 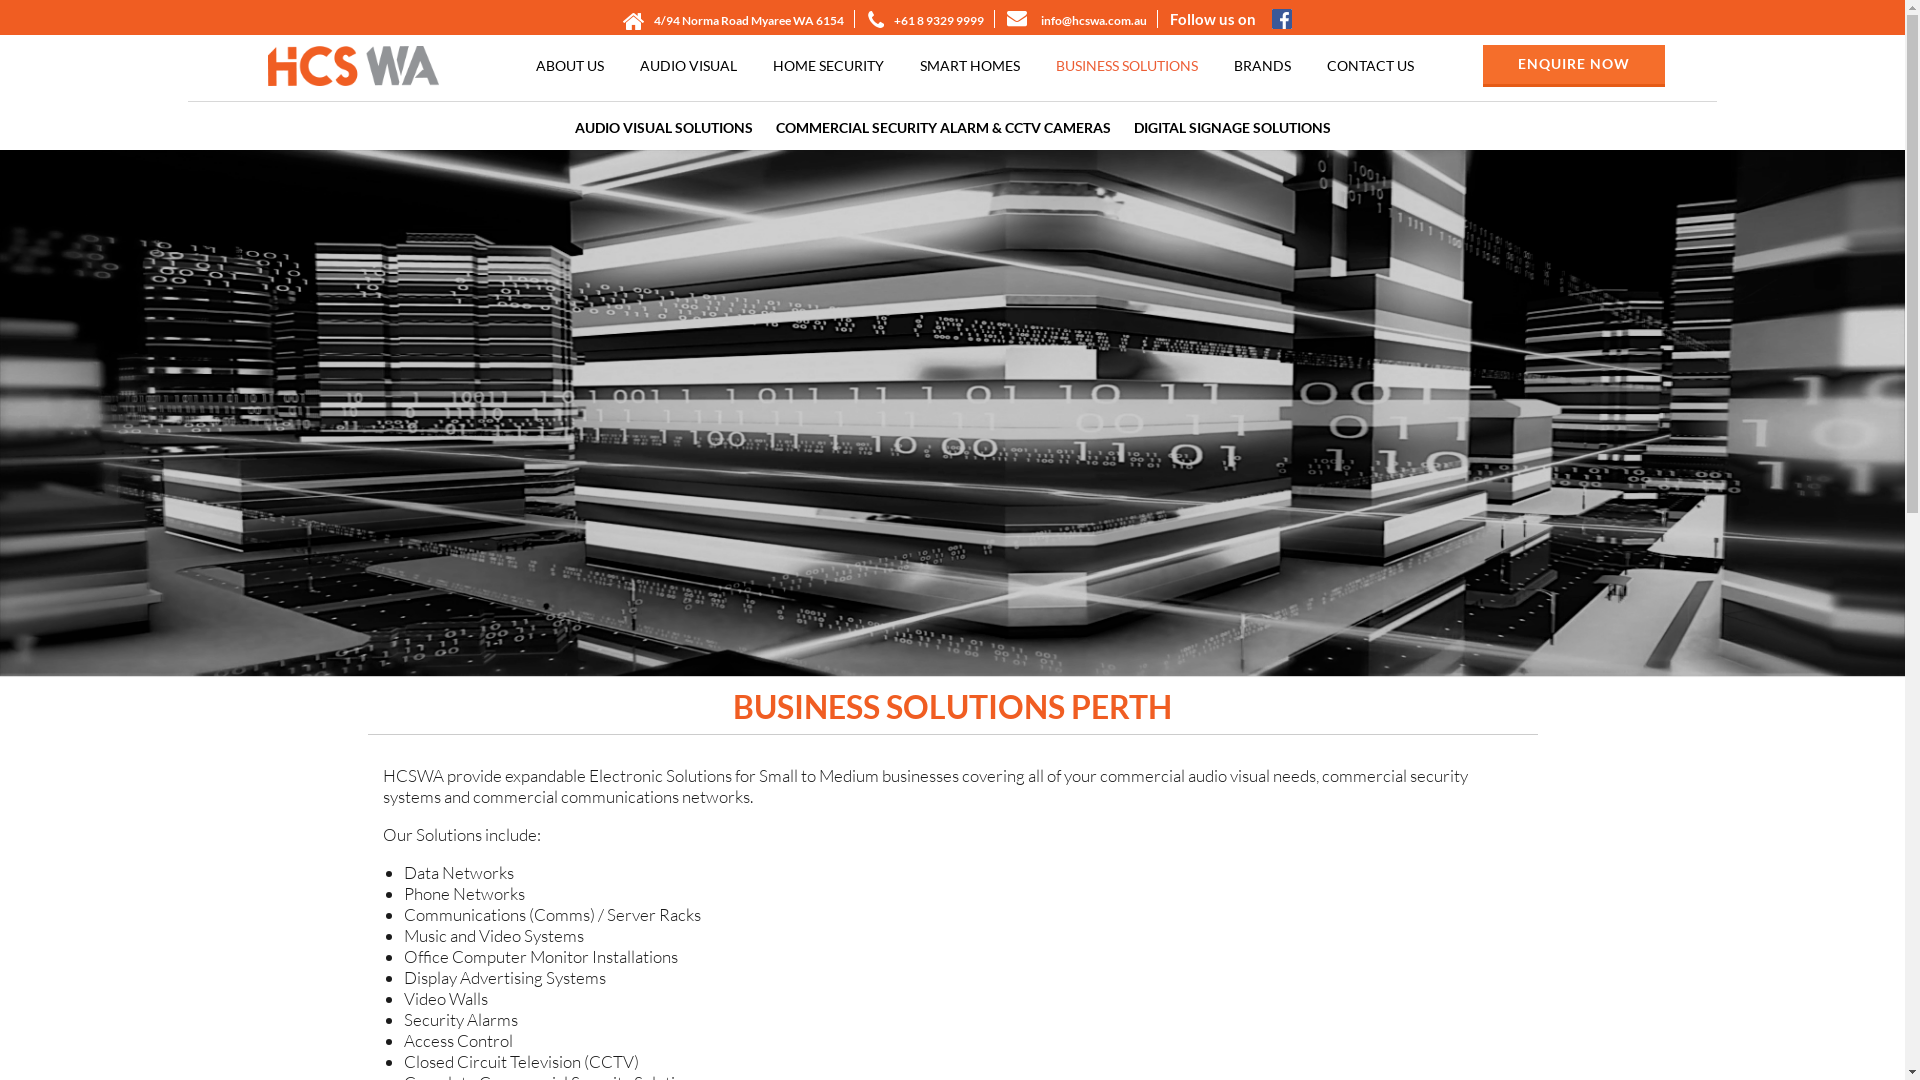 What do you see at coordinates (1261, 64) in the screenshot?
I see `'BRANDS'` at bounding box center [1261, 64].